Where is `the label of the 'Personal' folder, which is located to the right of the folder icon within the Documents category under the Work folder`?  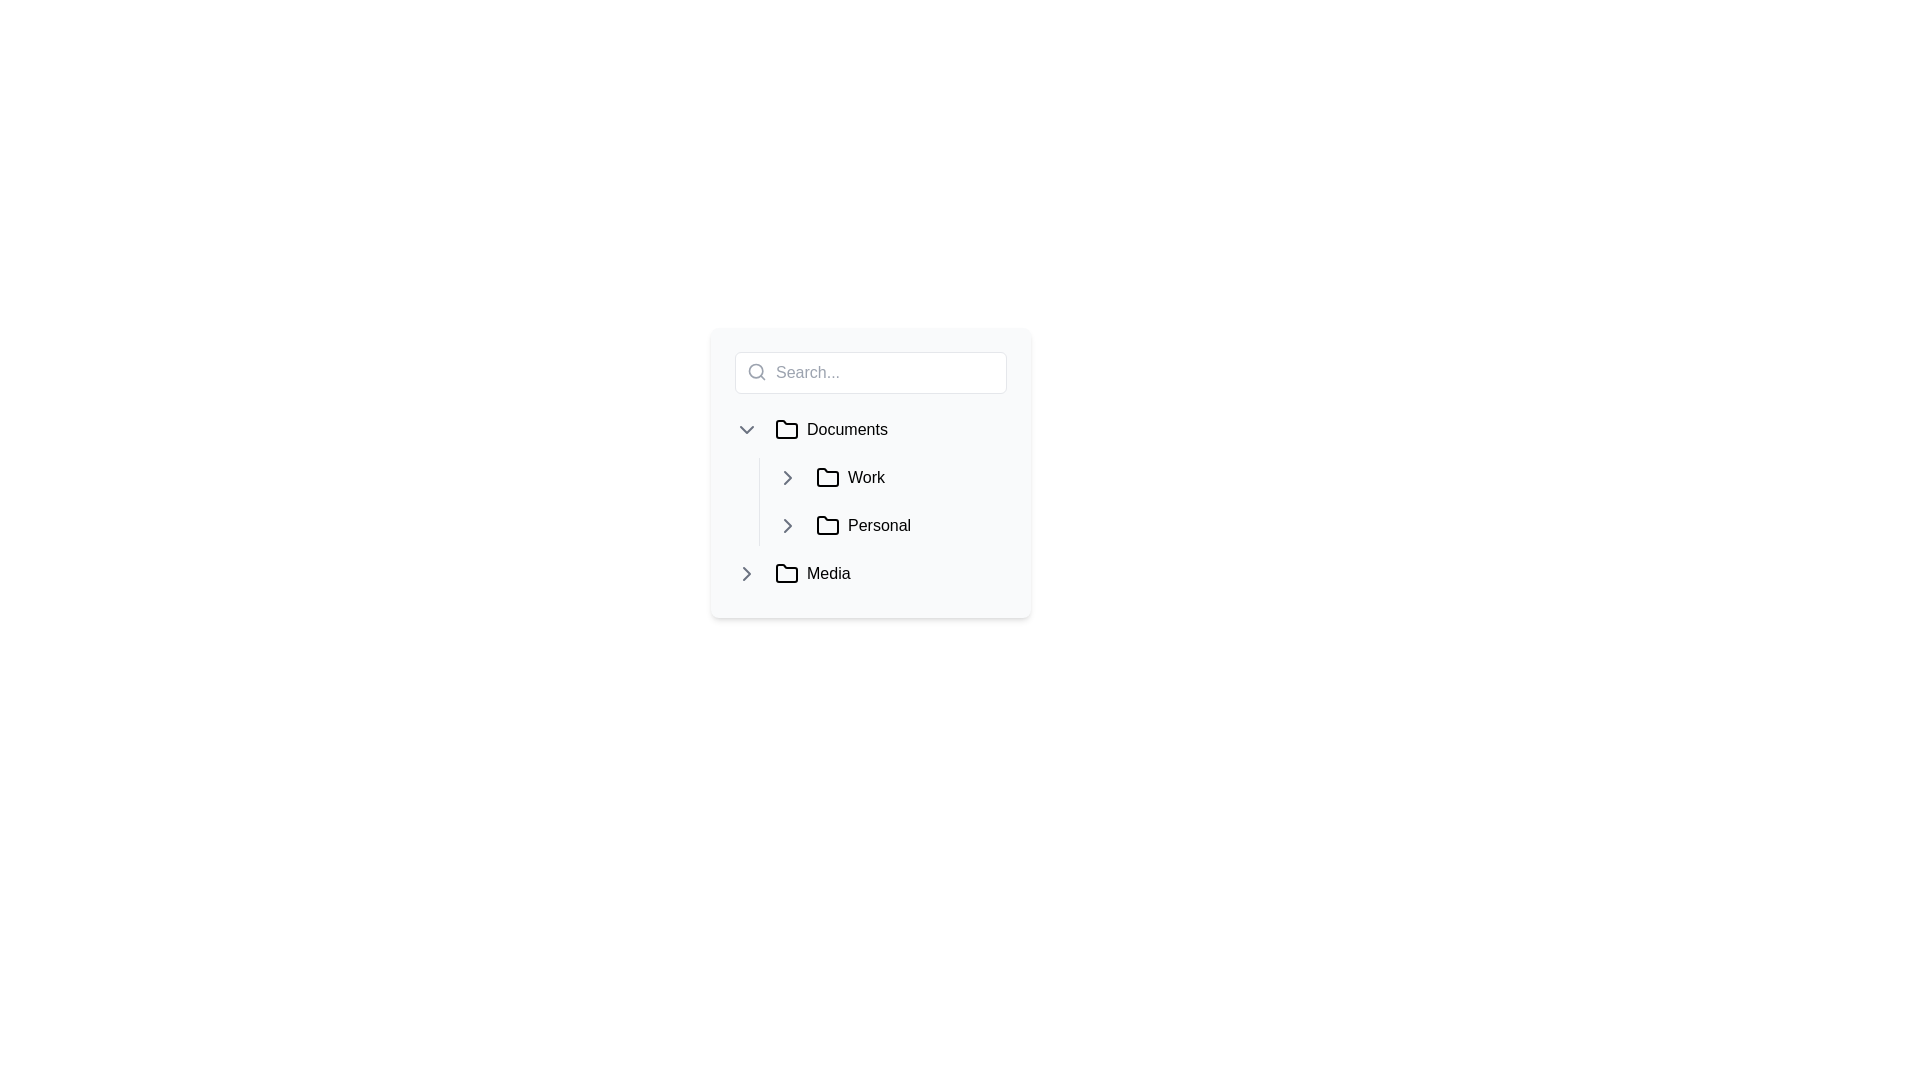
the label of the 'Personal' folder, which is located to the right of the folder icon within the Documents category under the Work folder is located at coordinates (879, 524).